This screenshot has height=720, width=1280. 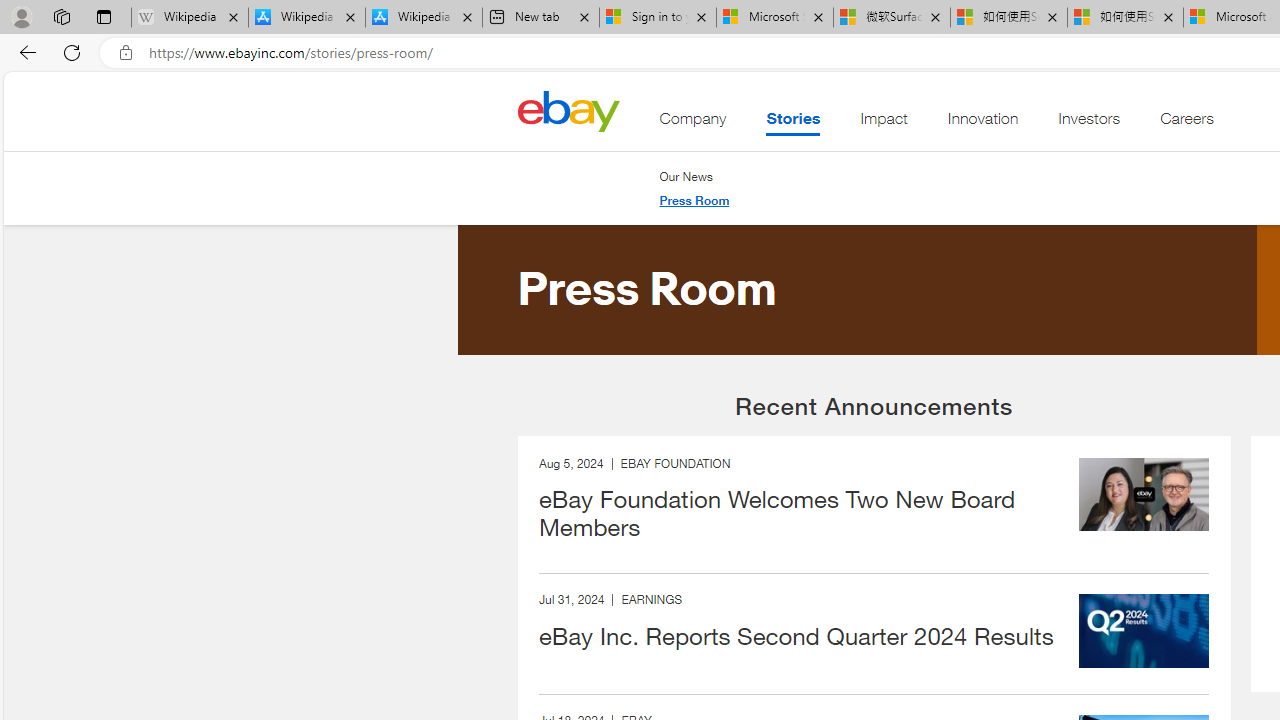 What do you see at coordinates (882, 123) in the screenshot?
I see `'Impact'` at bounding box center [882, 123].